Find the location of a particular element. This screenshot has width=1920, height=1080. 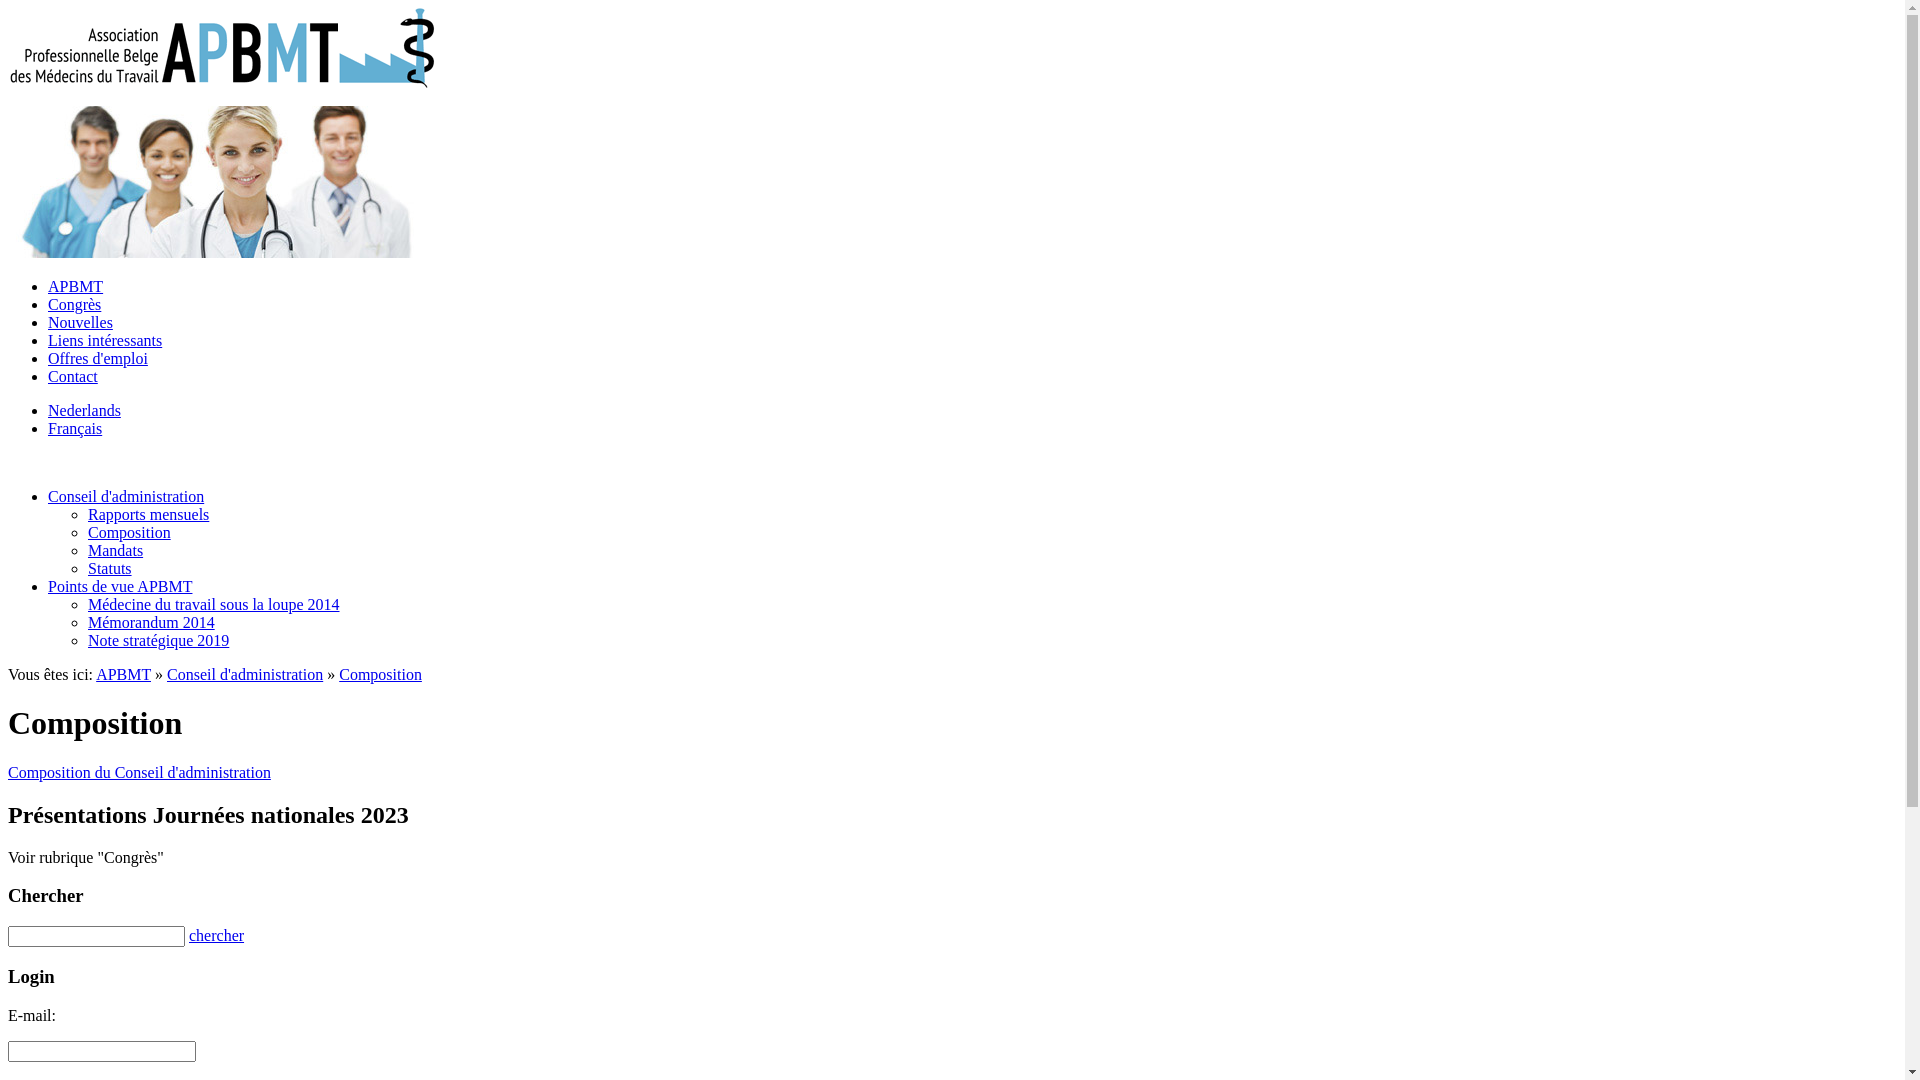

'Offres d'emploi' is located at coordinates (48, 357).